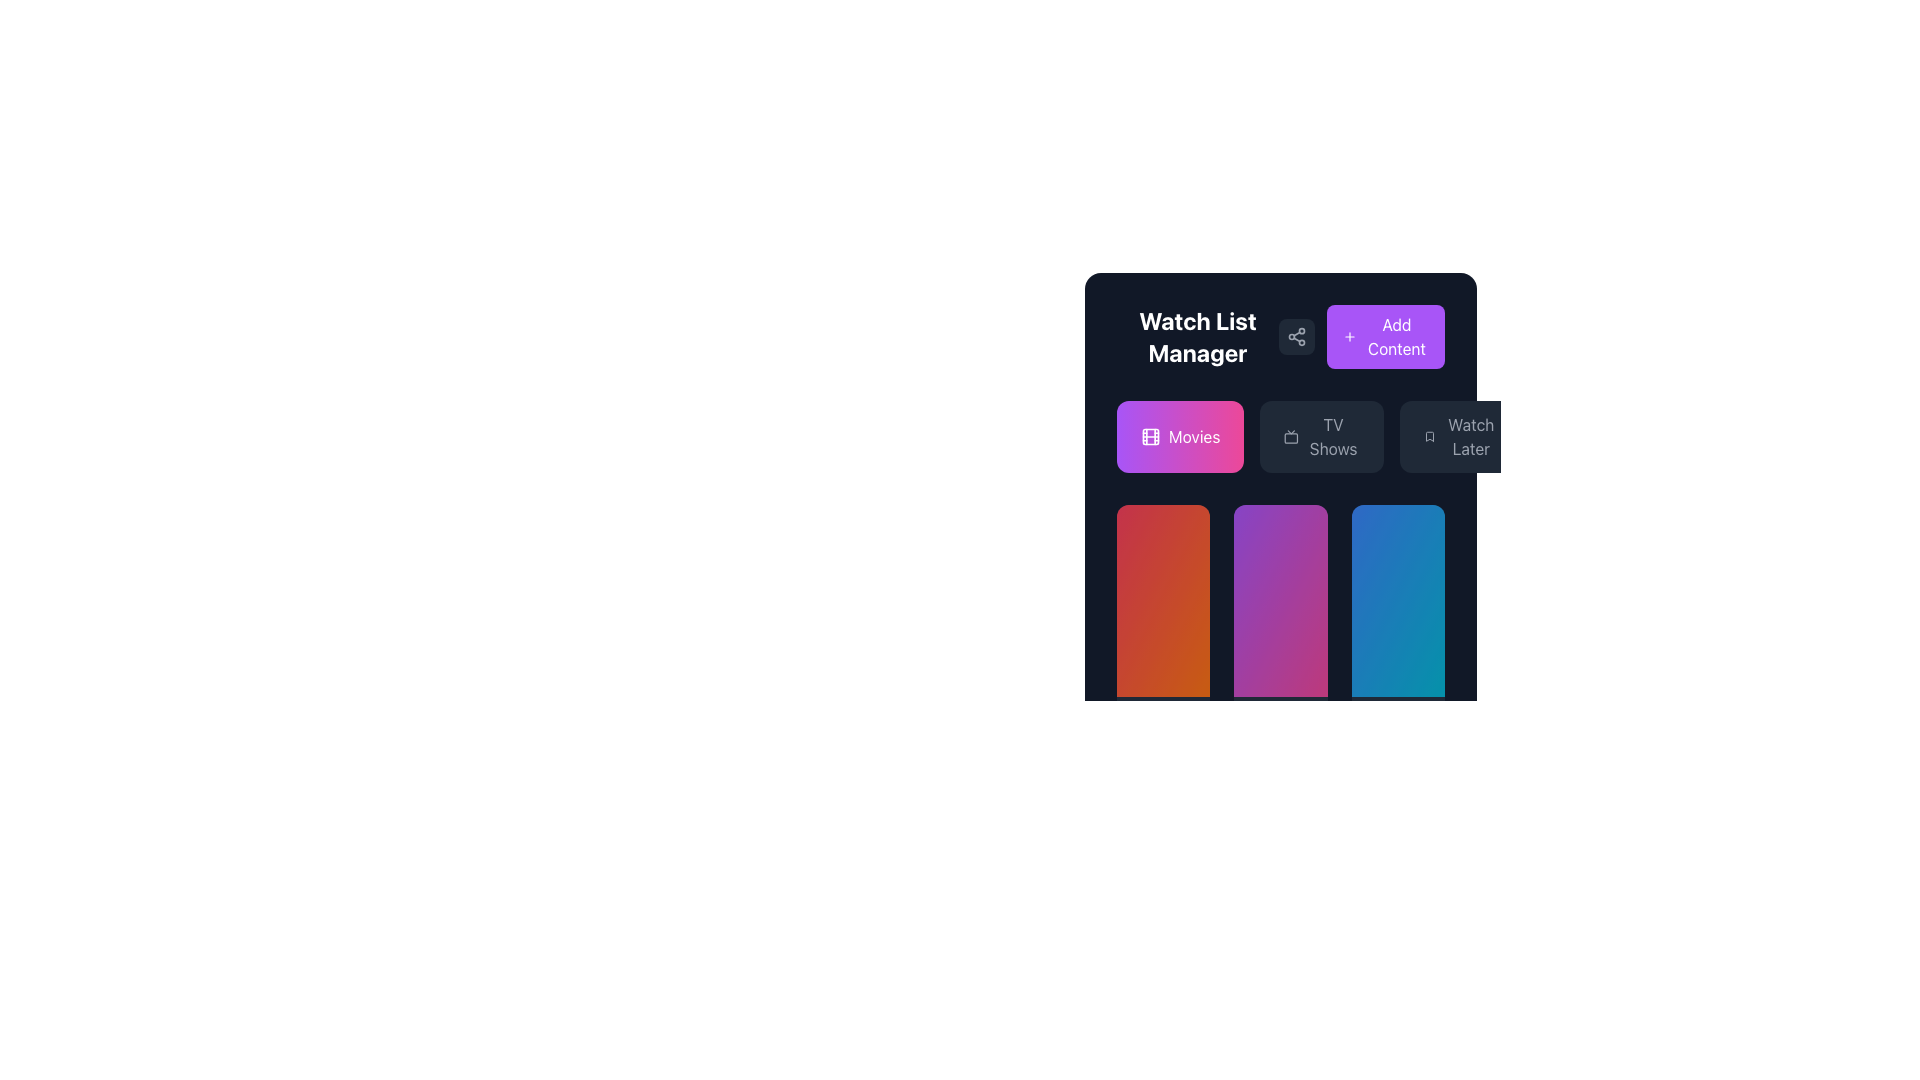 The image size is (1920, 1080). Describe the element at coordinates (1291, 435) in the screenshot. I see `the 'TV Shows' icon within the Watch List Manager to identify the section visually` at that location.